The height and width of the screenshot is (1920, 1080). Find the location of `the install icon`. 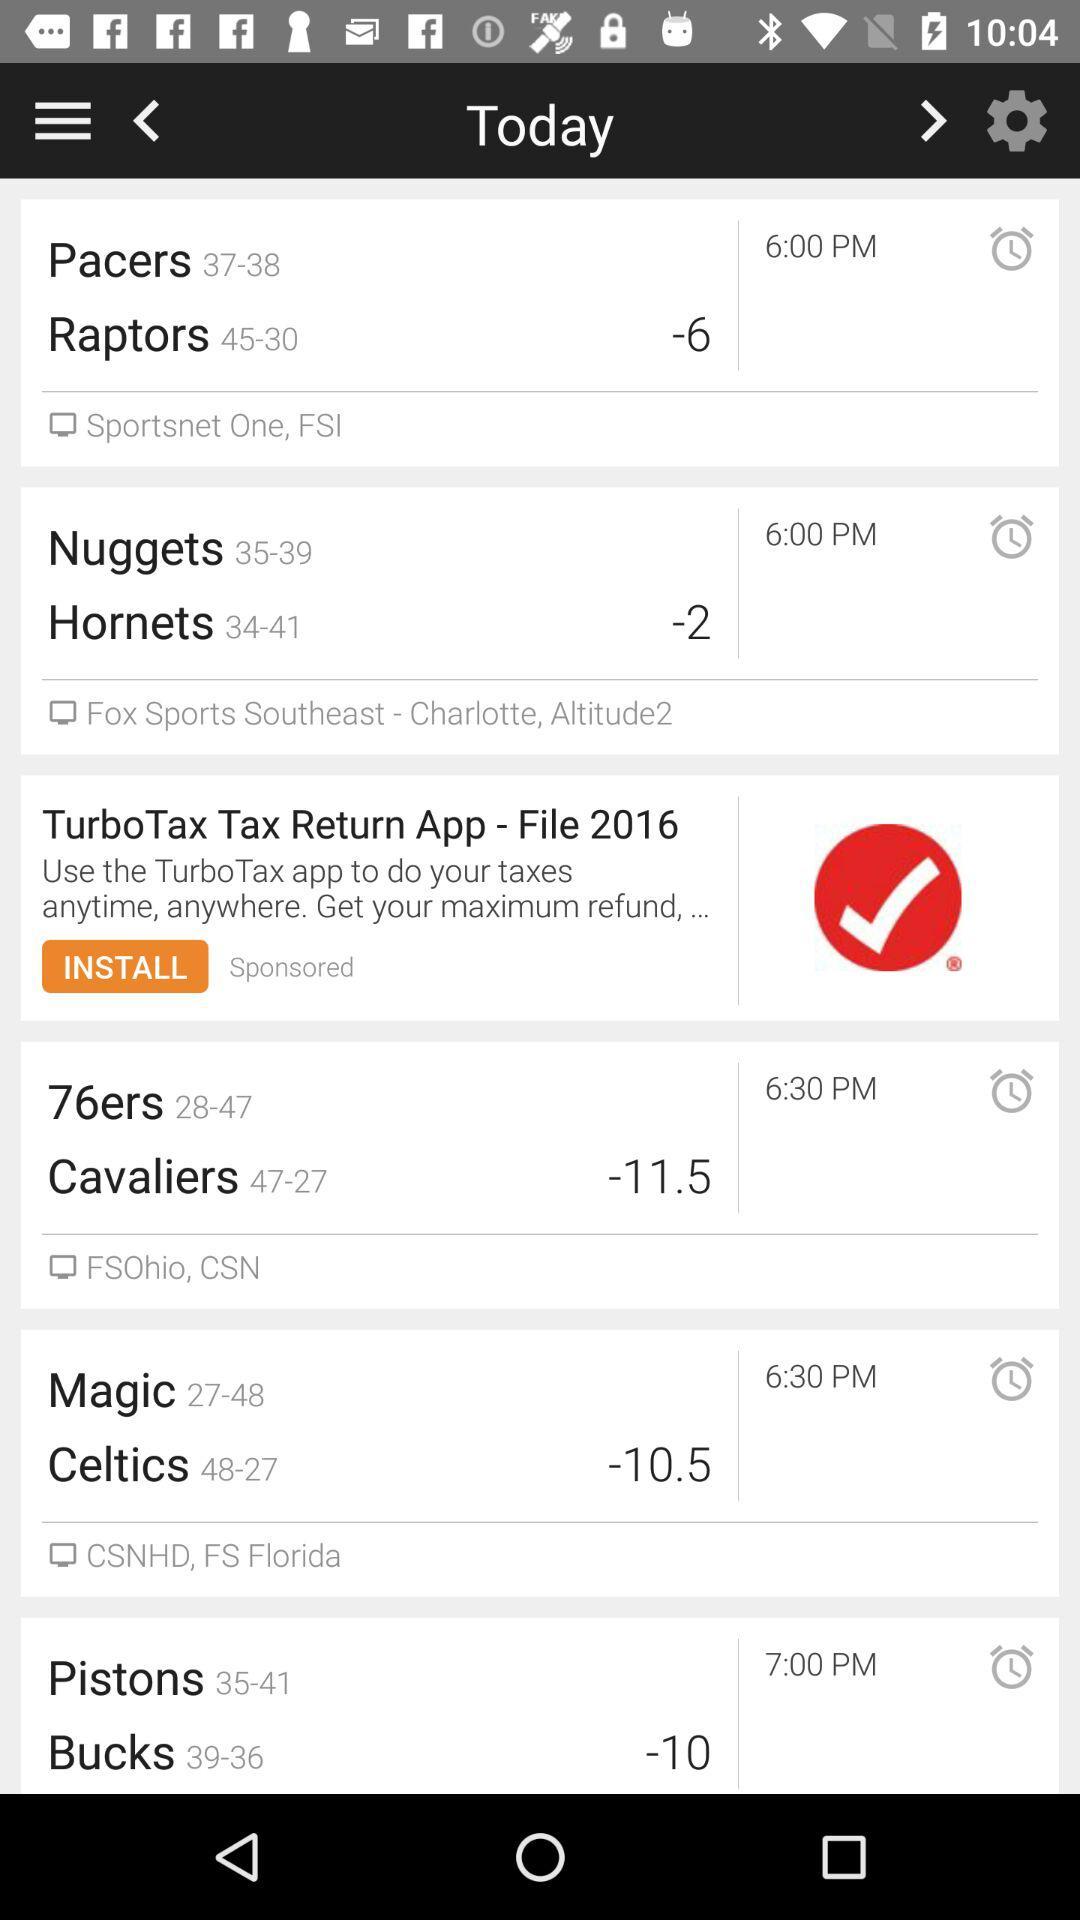

the install icon is located at coordinates (125, 966).